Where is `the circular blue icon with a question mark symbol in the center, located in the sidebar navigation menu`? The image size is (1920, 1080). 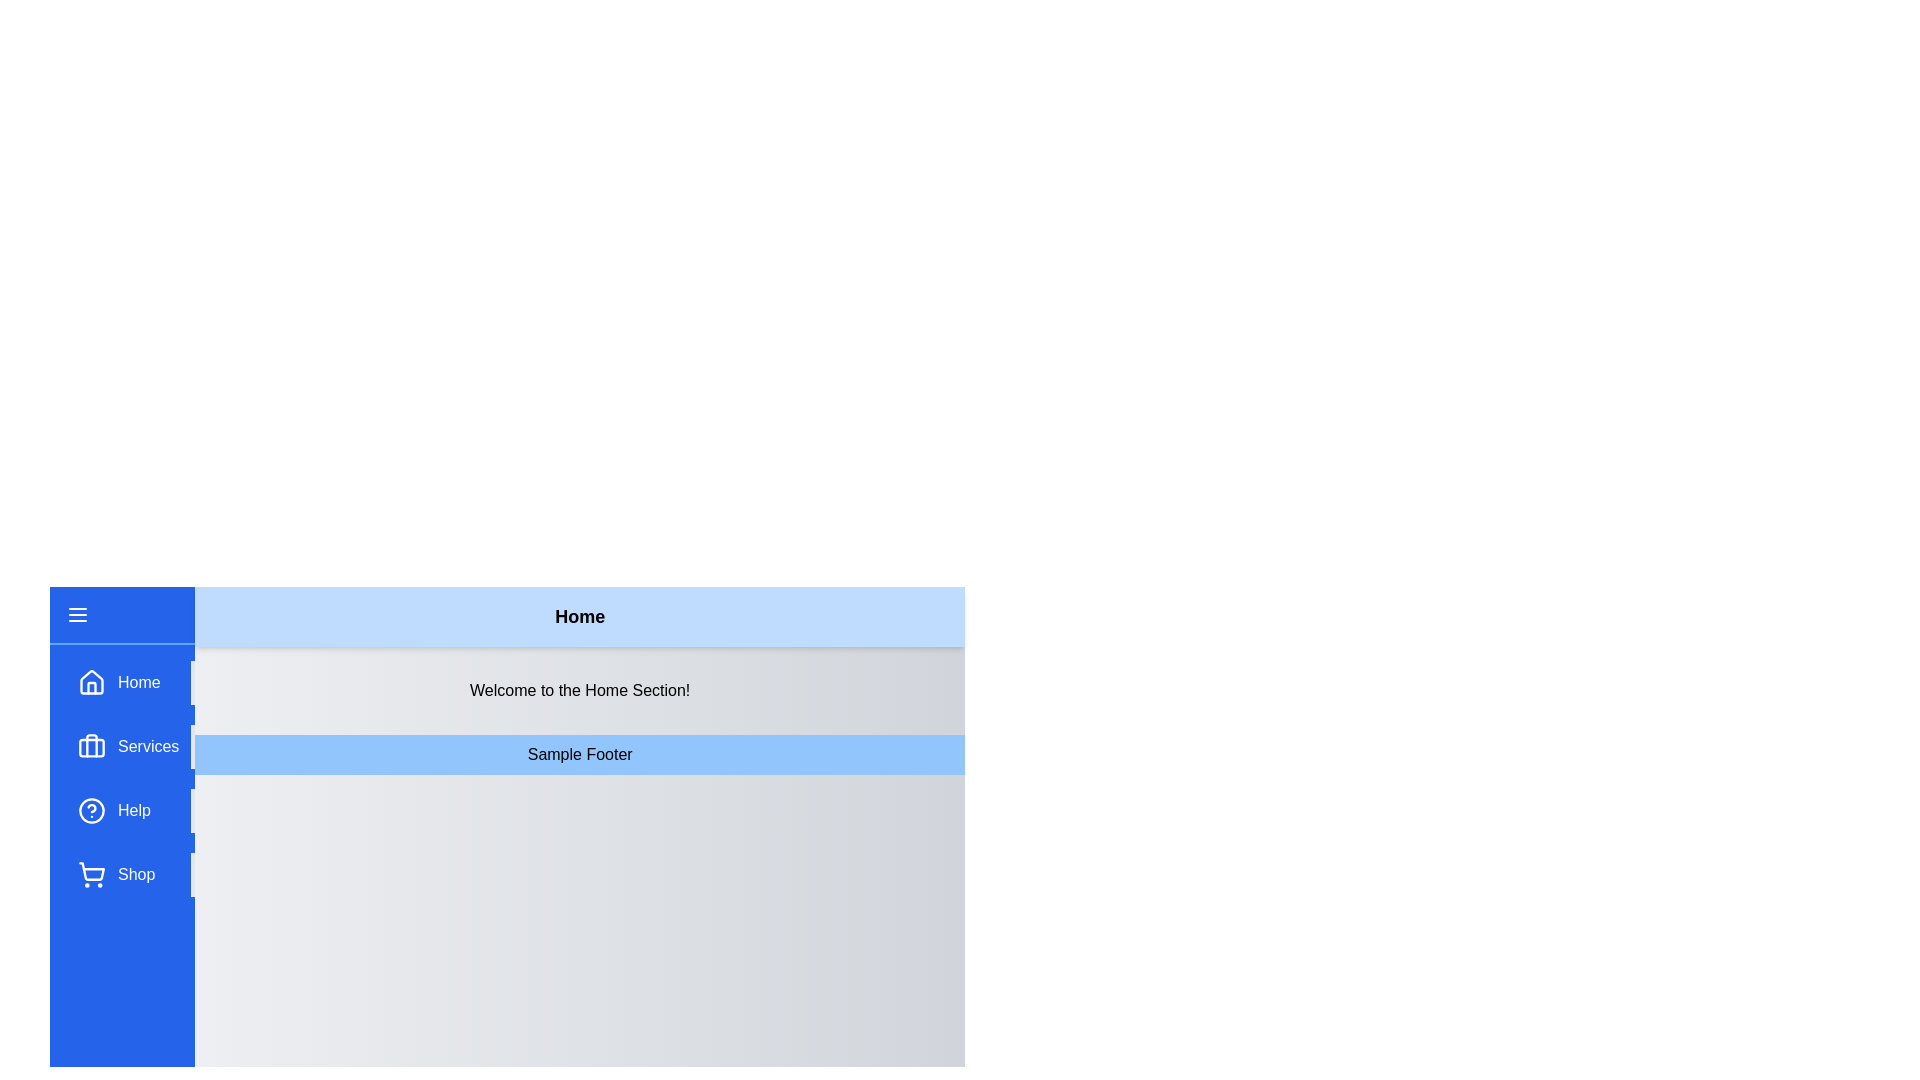 the circular blue icon with a question mark symbol in the center, located in the sidebar navigation menu is located at coordinates (90, 810).